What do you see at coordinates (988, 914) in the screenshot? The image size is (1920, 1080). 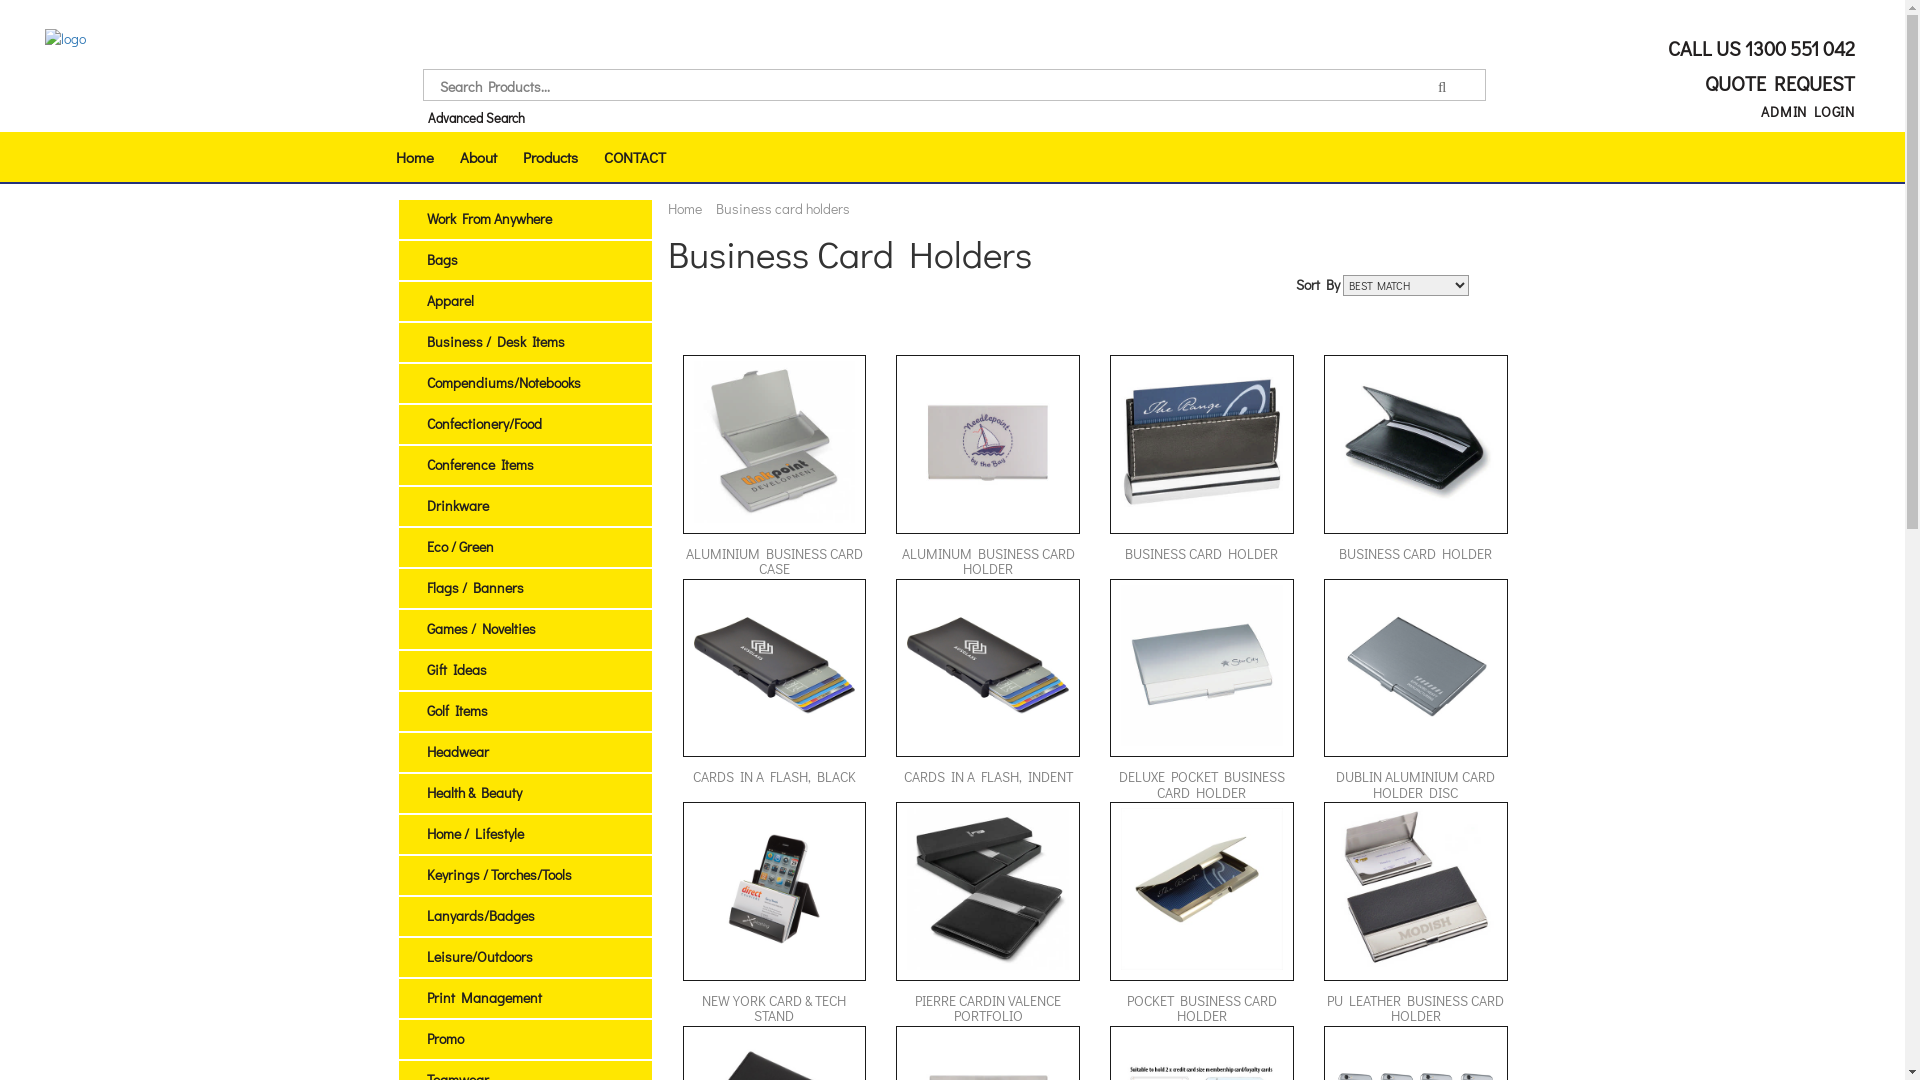 I see `'PIERRE CARDIN VALENCE PORTFOLIO'` at bounding box center [988, 914].